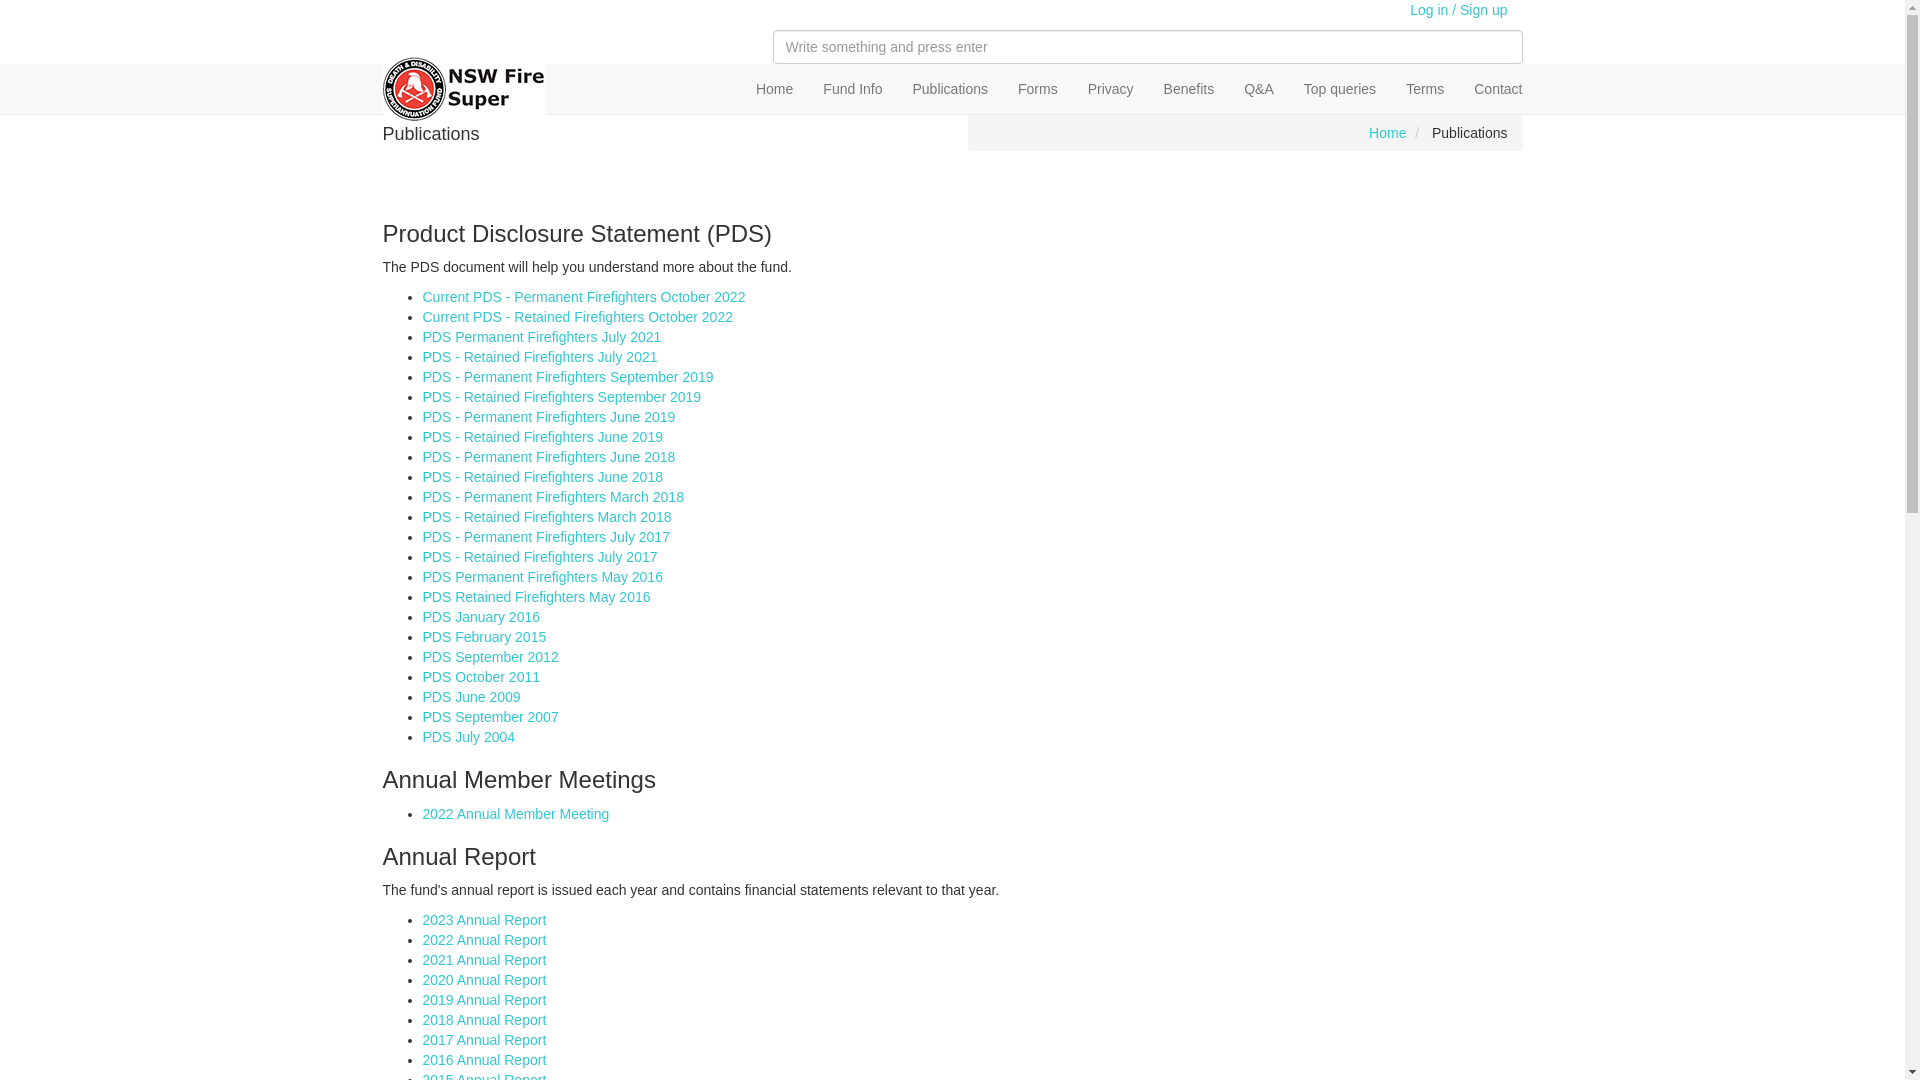  I want to click on 'PDS - Permanent Firefighters July 2017', so click(545, 535).